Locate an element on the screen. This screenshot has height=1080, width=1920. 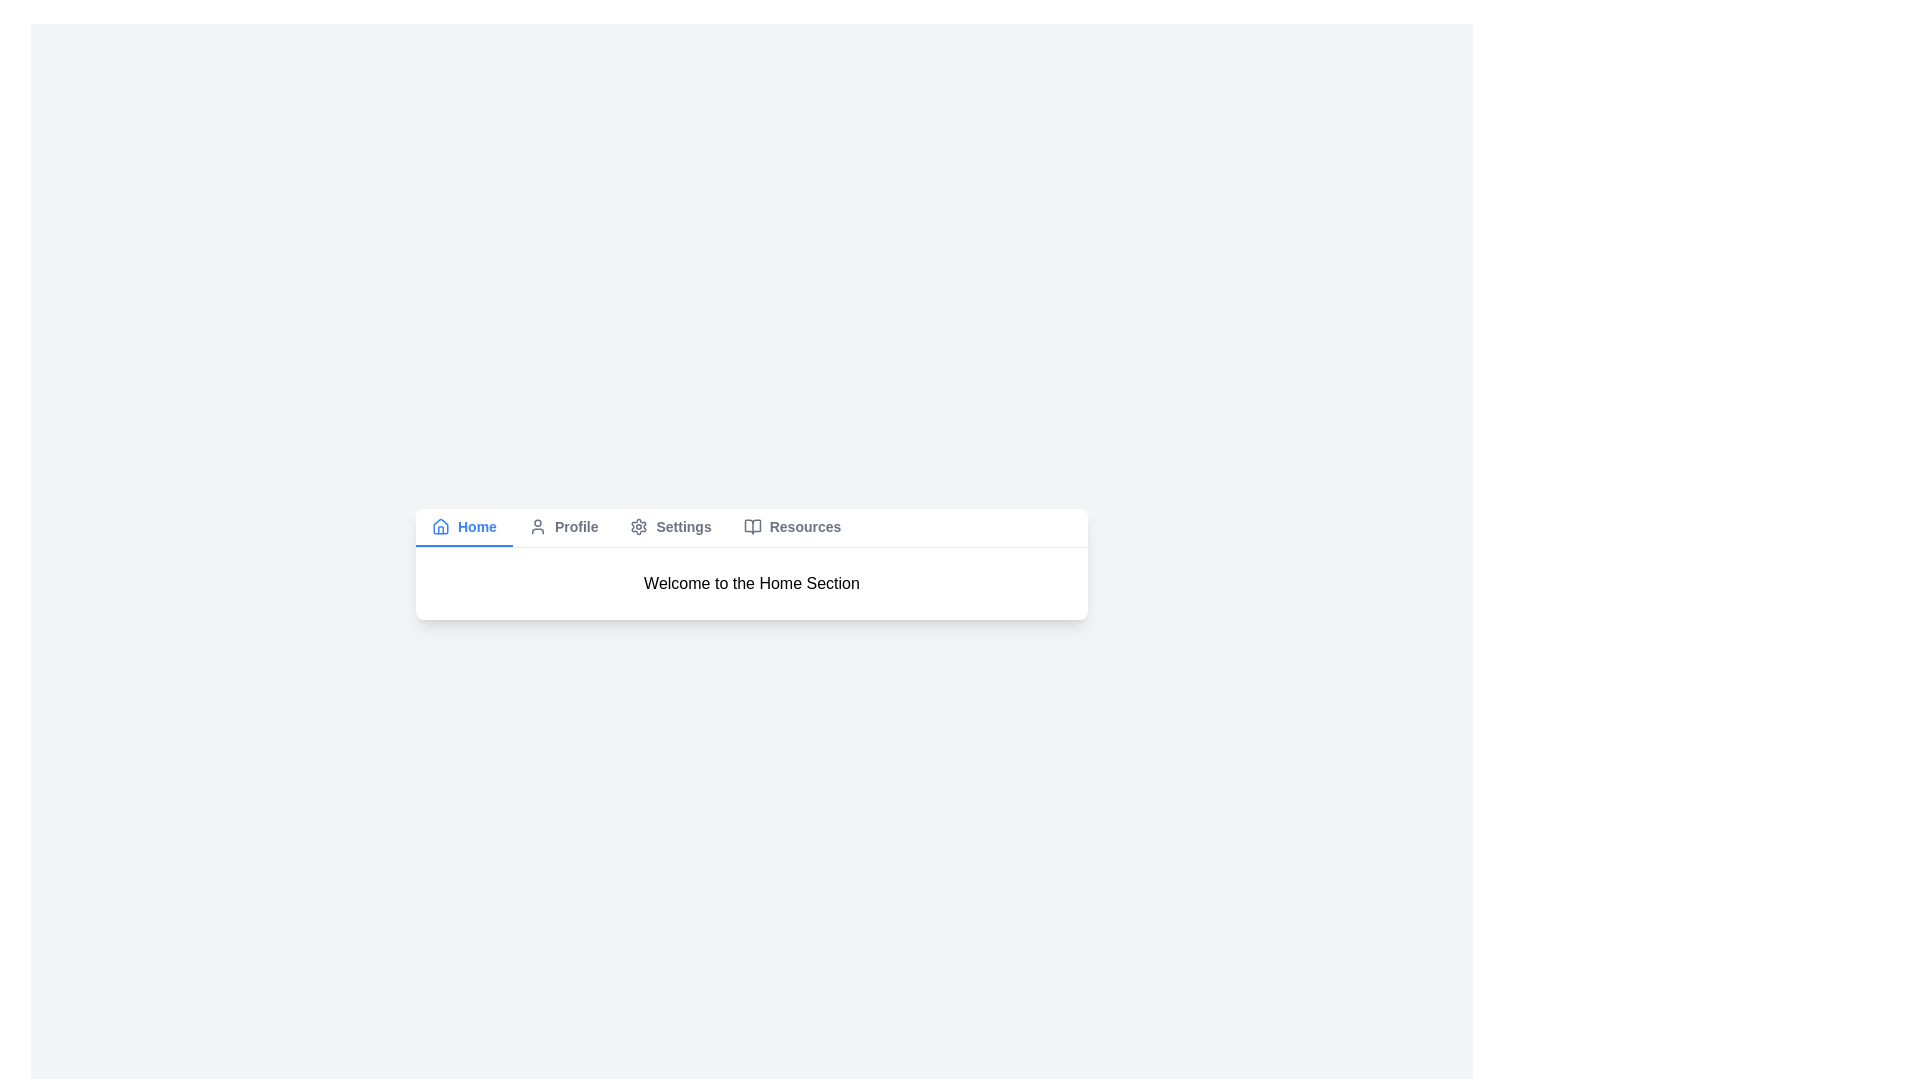
the 'Settings' navigation link is located at coordinates (671, 526).